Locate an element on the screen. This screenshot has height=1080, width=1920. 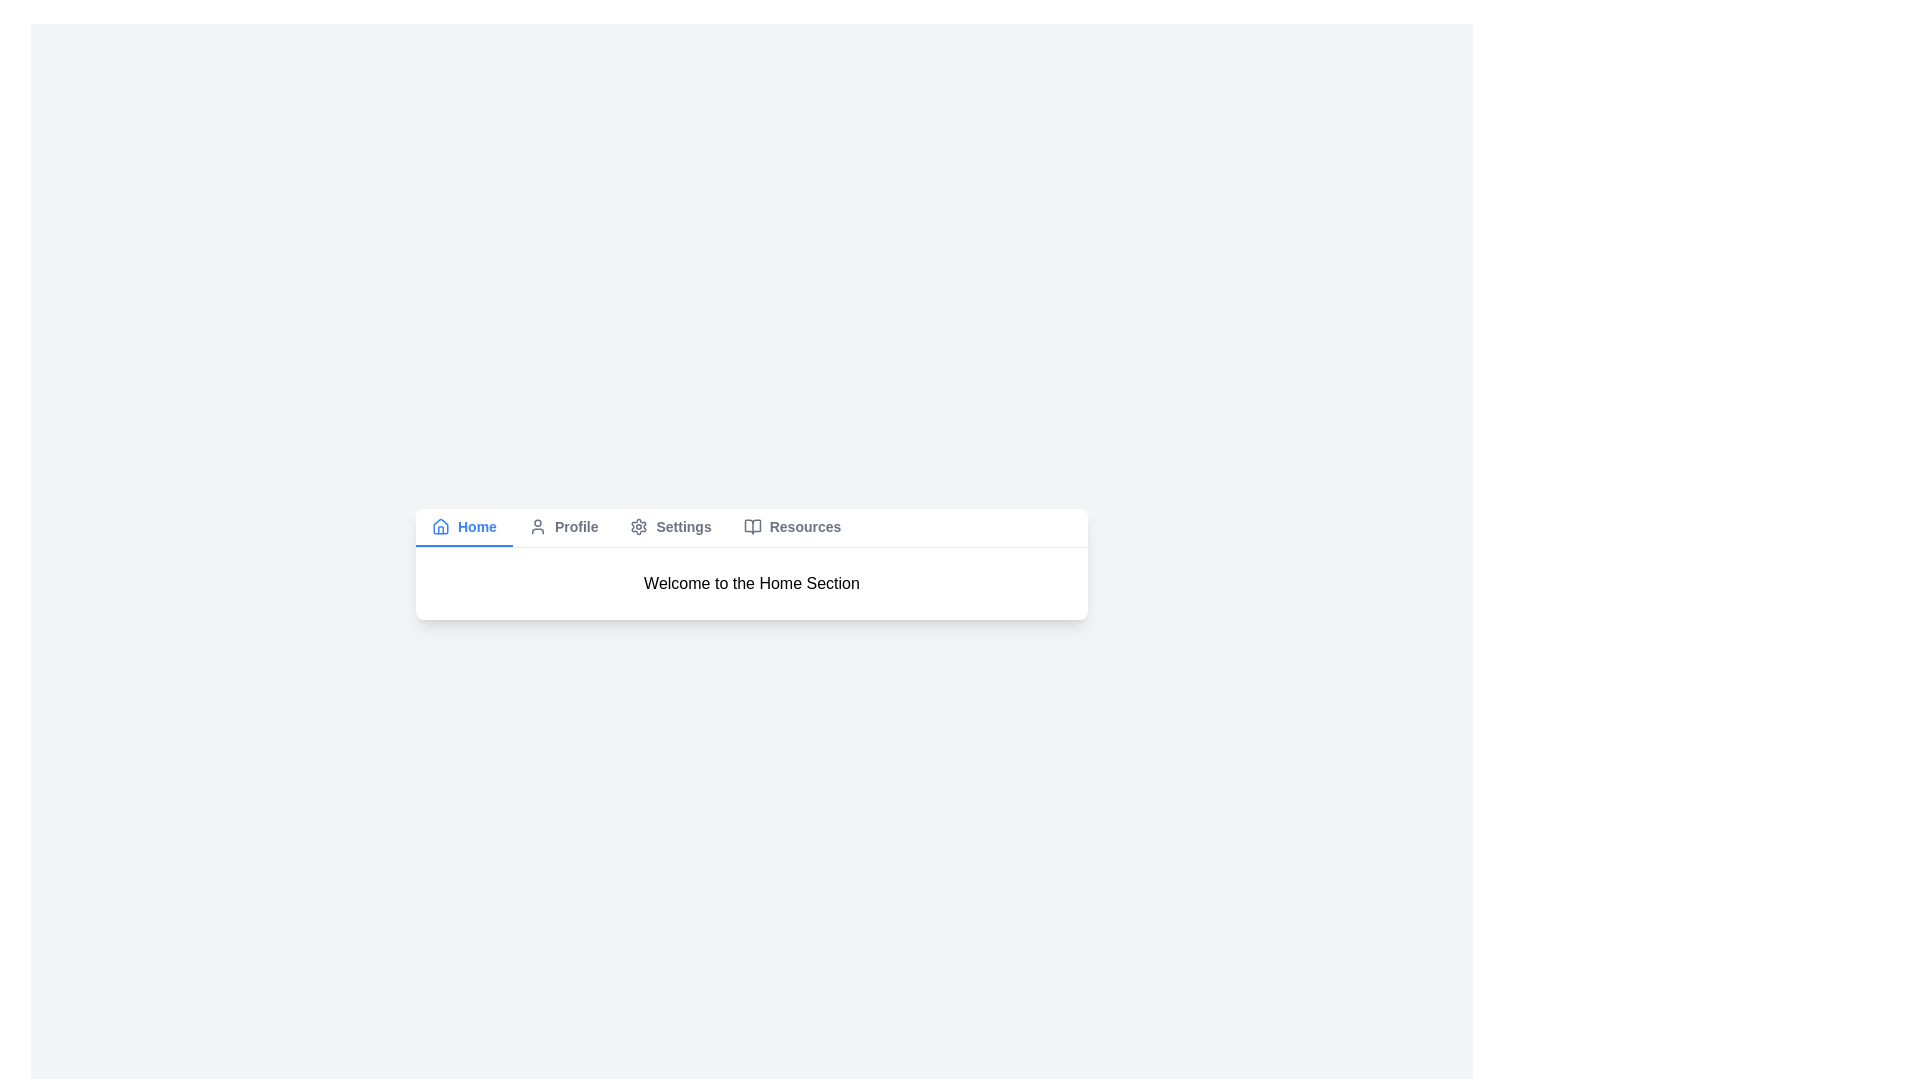
the 'Settings' navigation link is located at coordinates (671, 526).